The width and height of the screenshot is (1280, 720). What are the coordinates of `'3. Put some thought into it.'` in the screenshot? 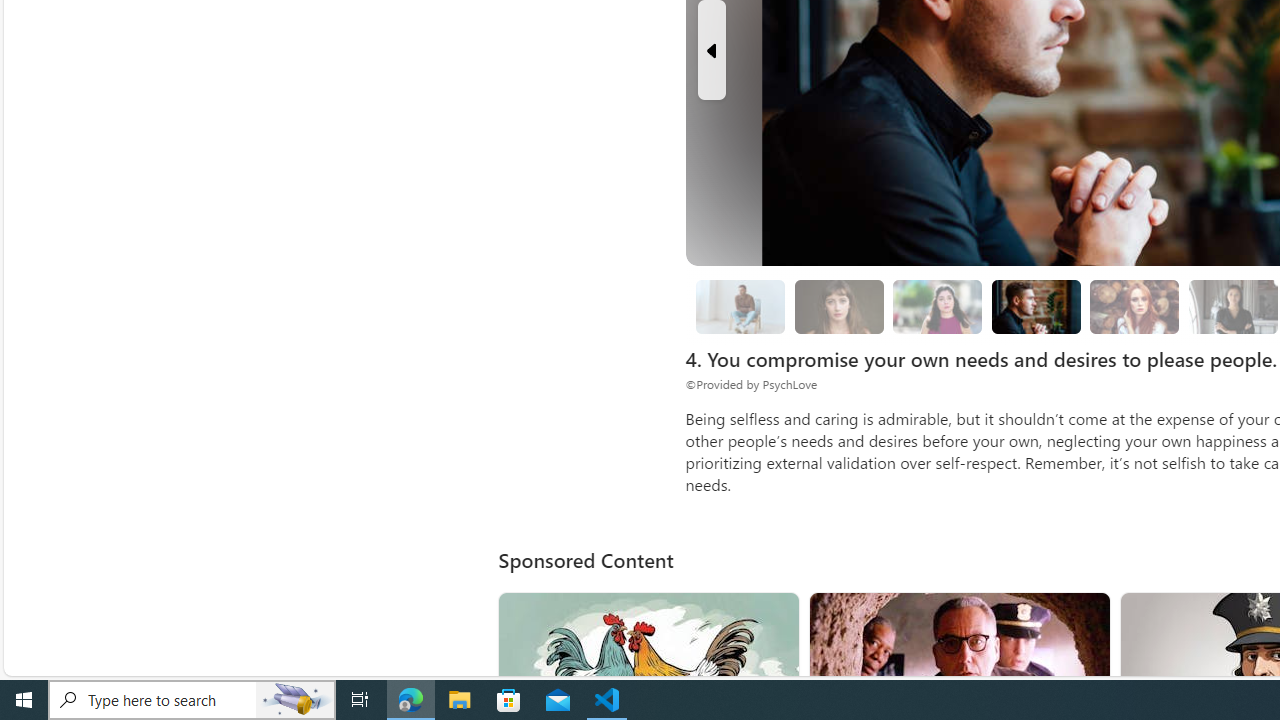 It's located at (740, 307).